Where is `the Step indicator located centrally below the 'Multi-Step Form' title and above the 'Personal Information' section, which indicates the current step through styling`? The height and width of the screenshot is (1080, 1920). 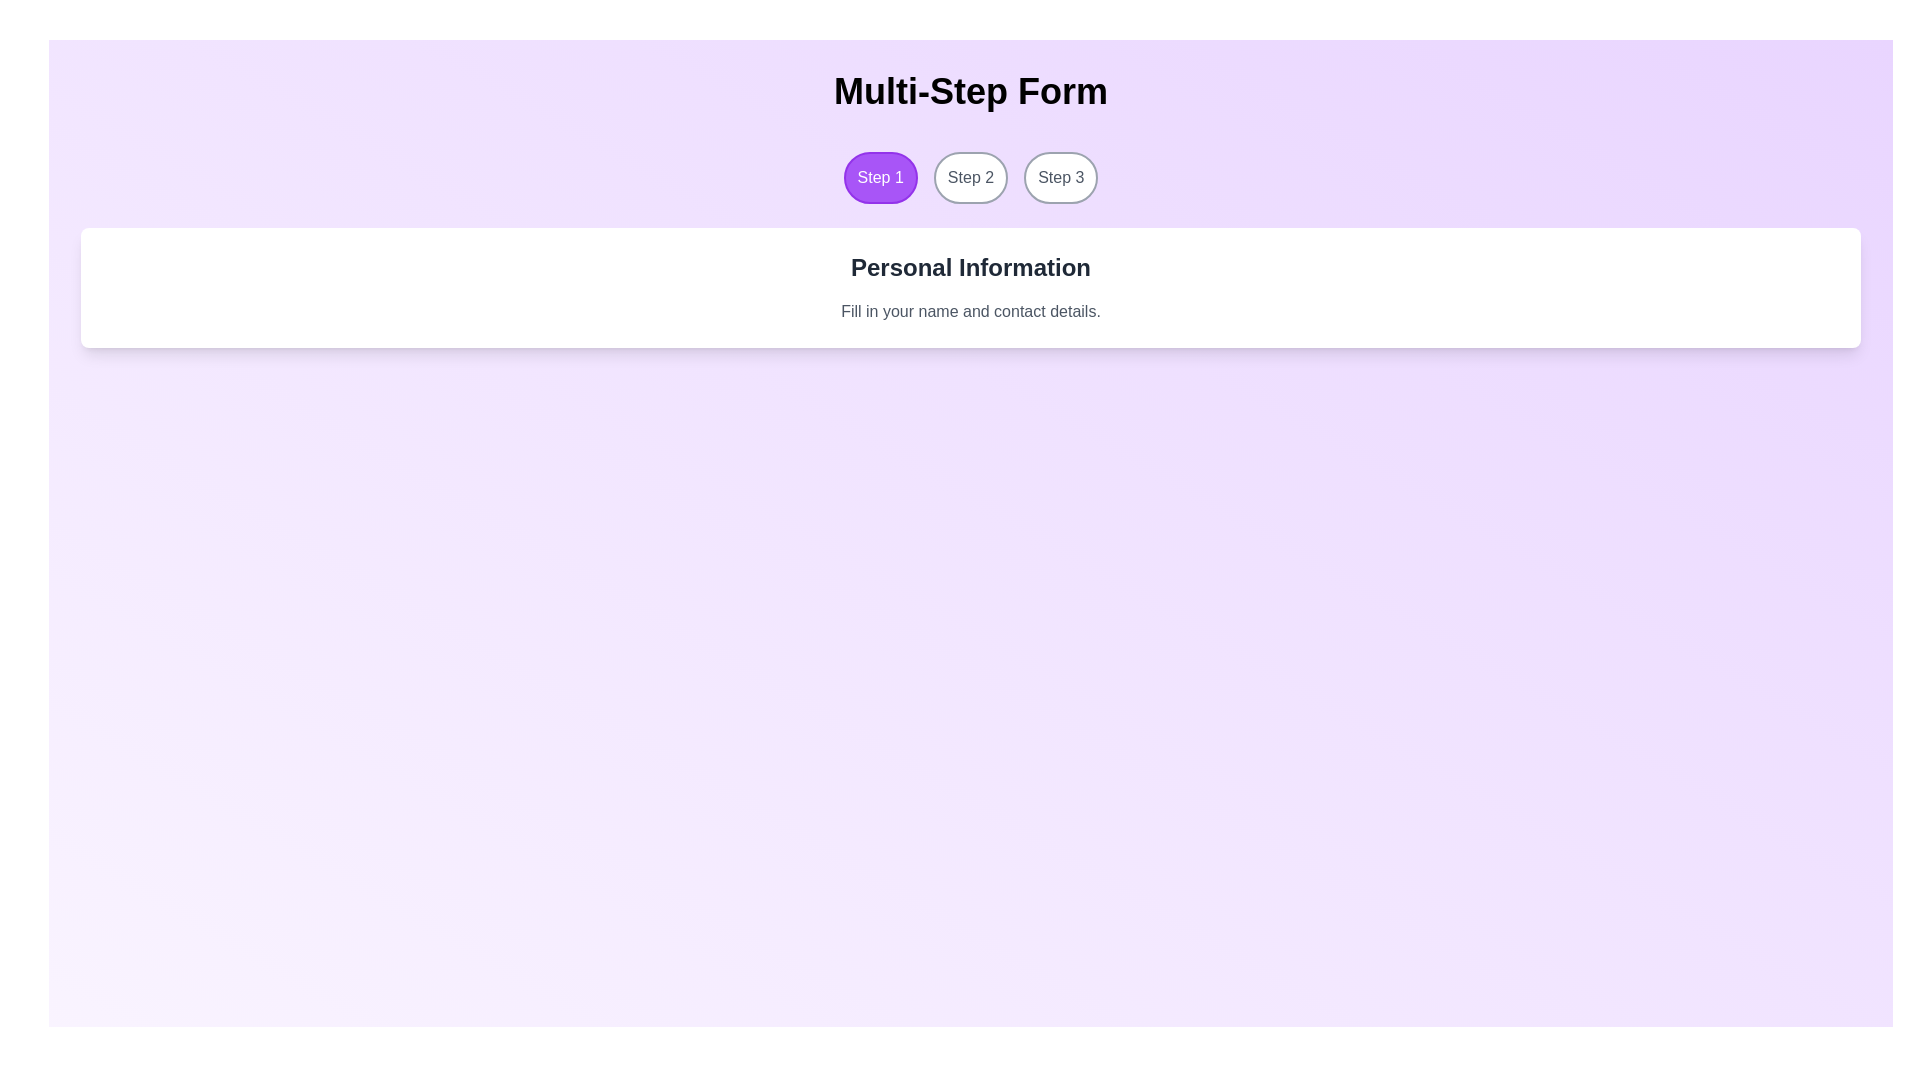 the Step indicator located centrally below the 'Multi-Step Form' title and above the 'Personal Information' section, which indicates the current step through styling is located at coordinates (970, 176).